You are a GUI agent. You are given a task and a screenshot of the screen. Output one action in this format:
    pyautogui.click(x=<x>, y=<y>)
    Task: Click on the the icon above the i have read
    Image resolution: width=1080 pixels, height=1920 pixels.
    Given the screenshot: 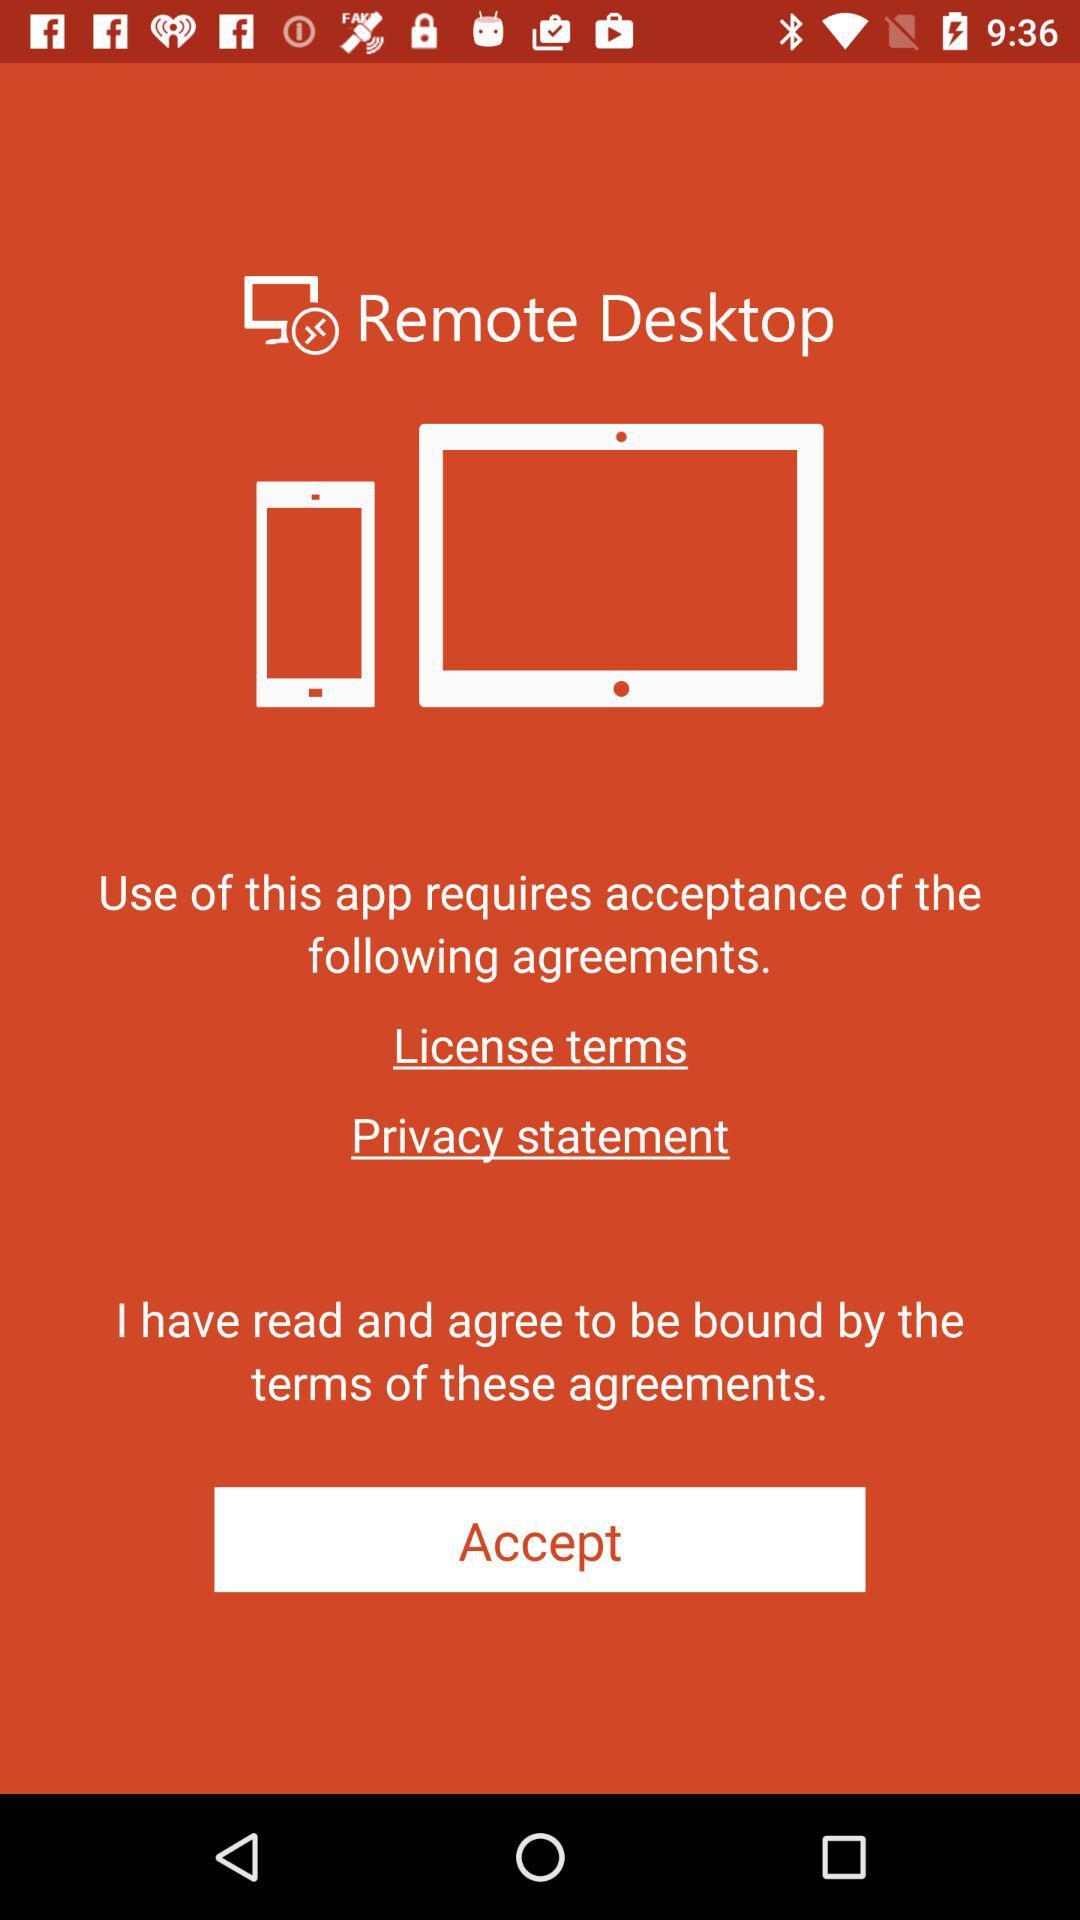 What is the action you would take?
    pyautogui.click(x=540, y=1134)
    